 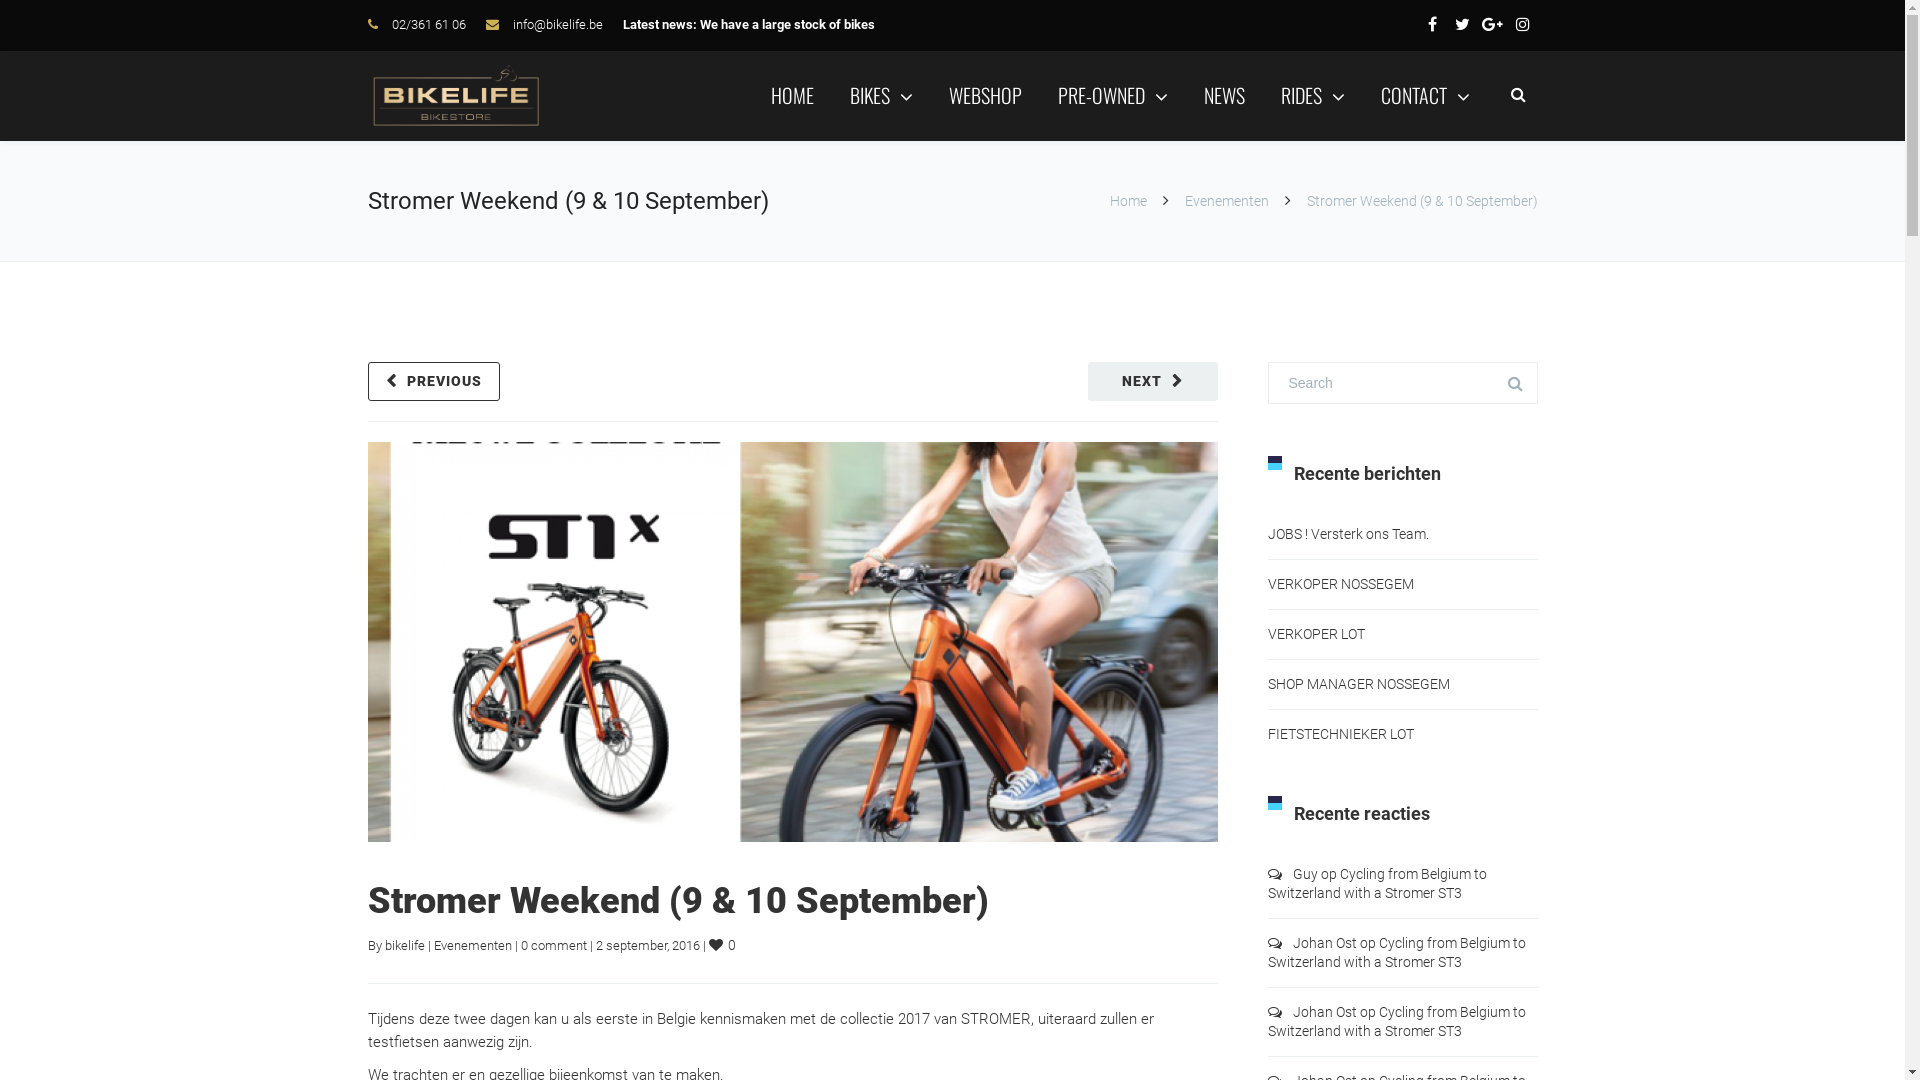 What do you see at coordinates (984, 95) in the screenshot?
I see `'WEBSHOP'` at bounding box center [984, 95].